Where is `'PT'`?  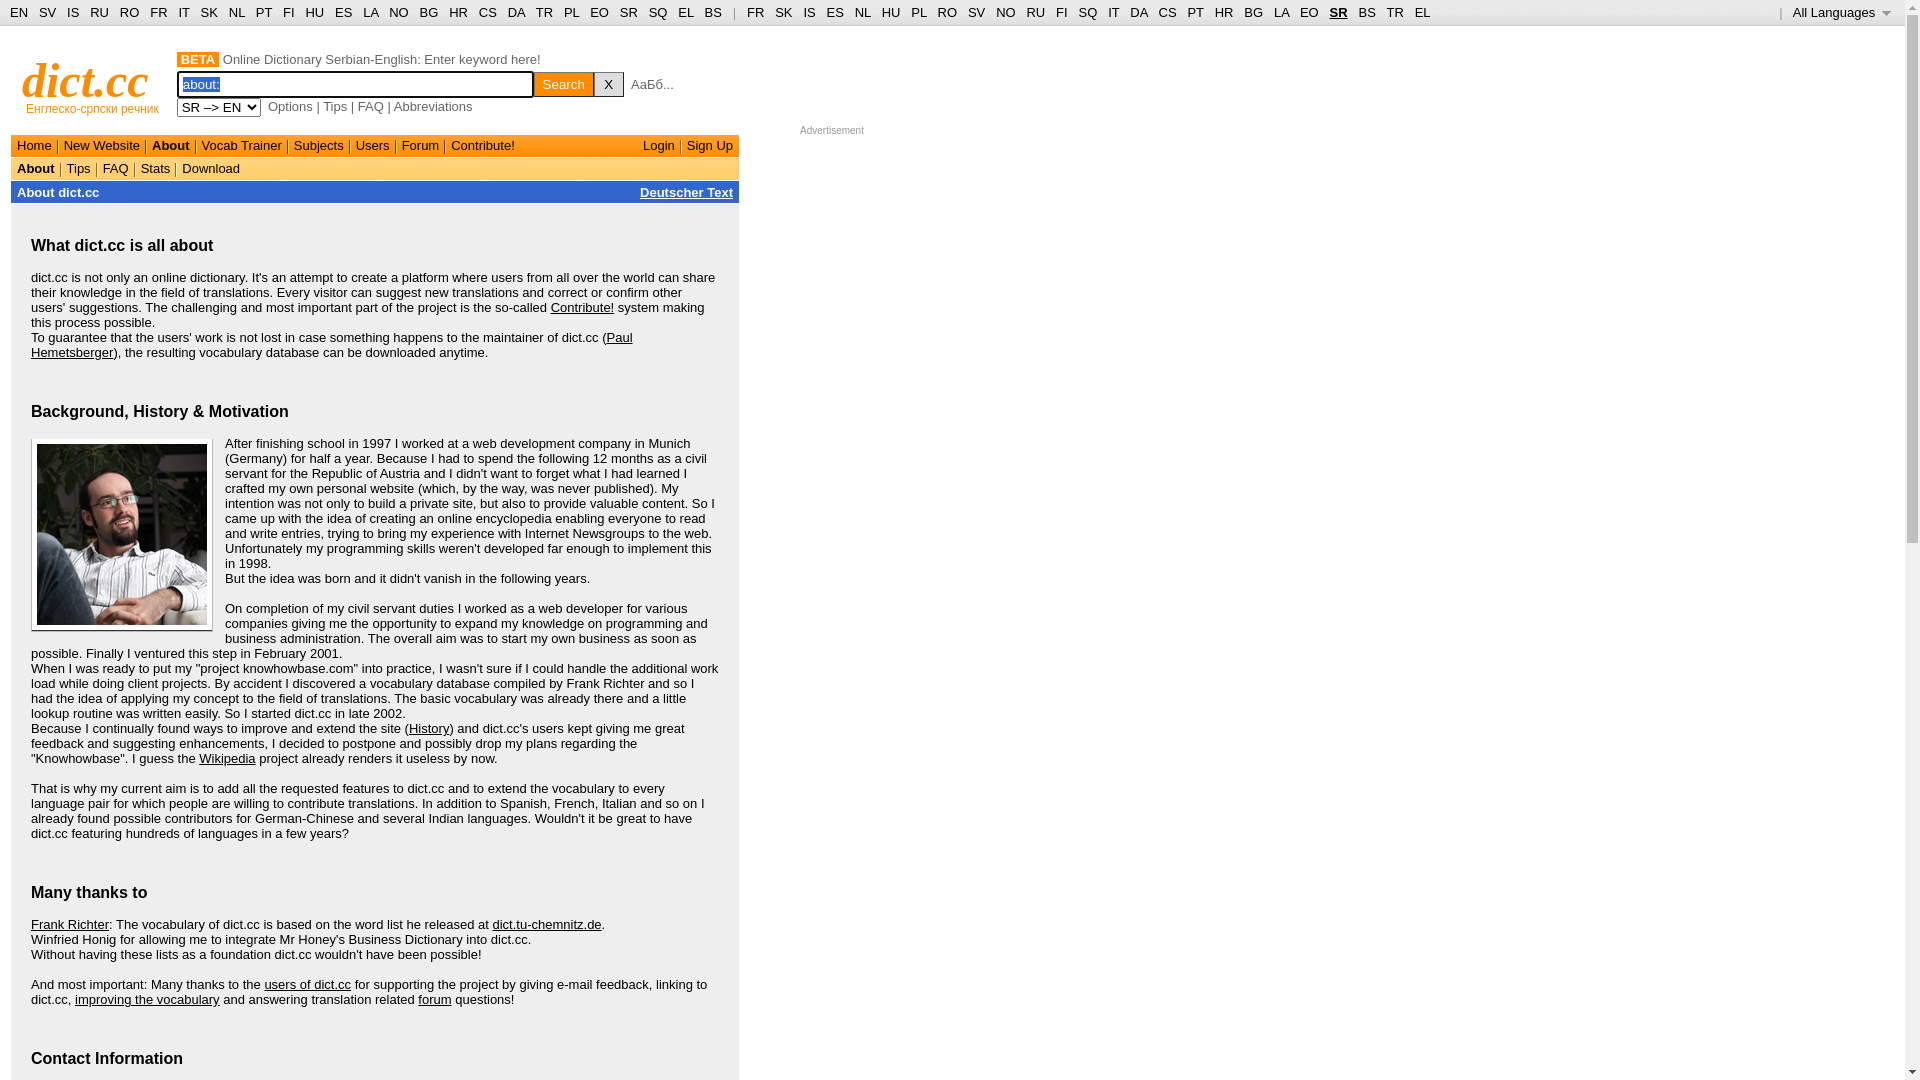
'PT' is located at coordinates (254, 12).